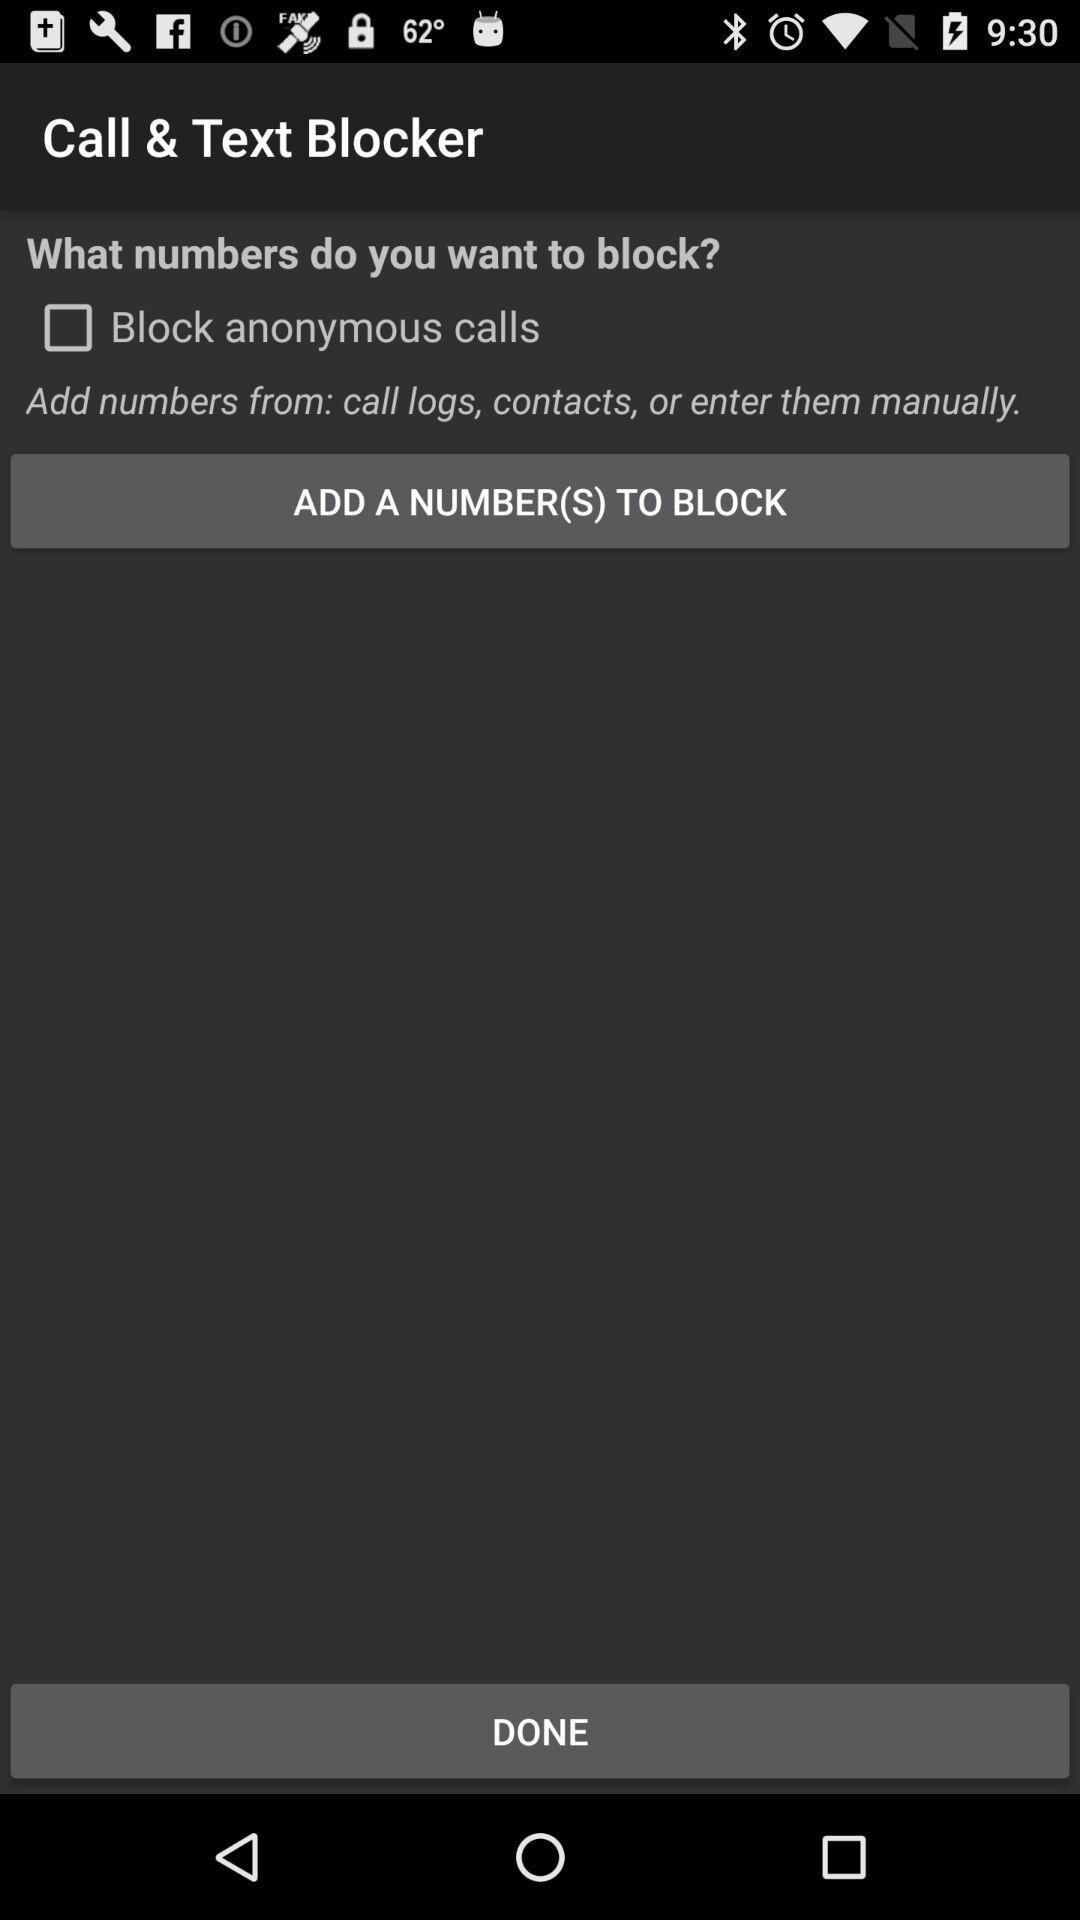 Image resolution: width=1080 pixels, height=1920 pixels. What do you see at coordinates (540, 500) in the screenshot?
I see `the add a number item` at bounding box center [540, 500].